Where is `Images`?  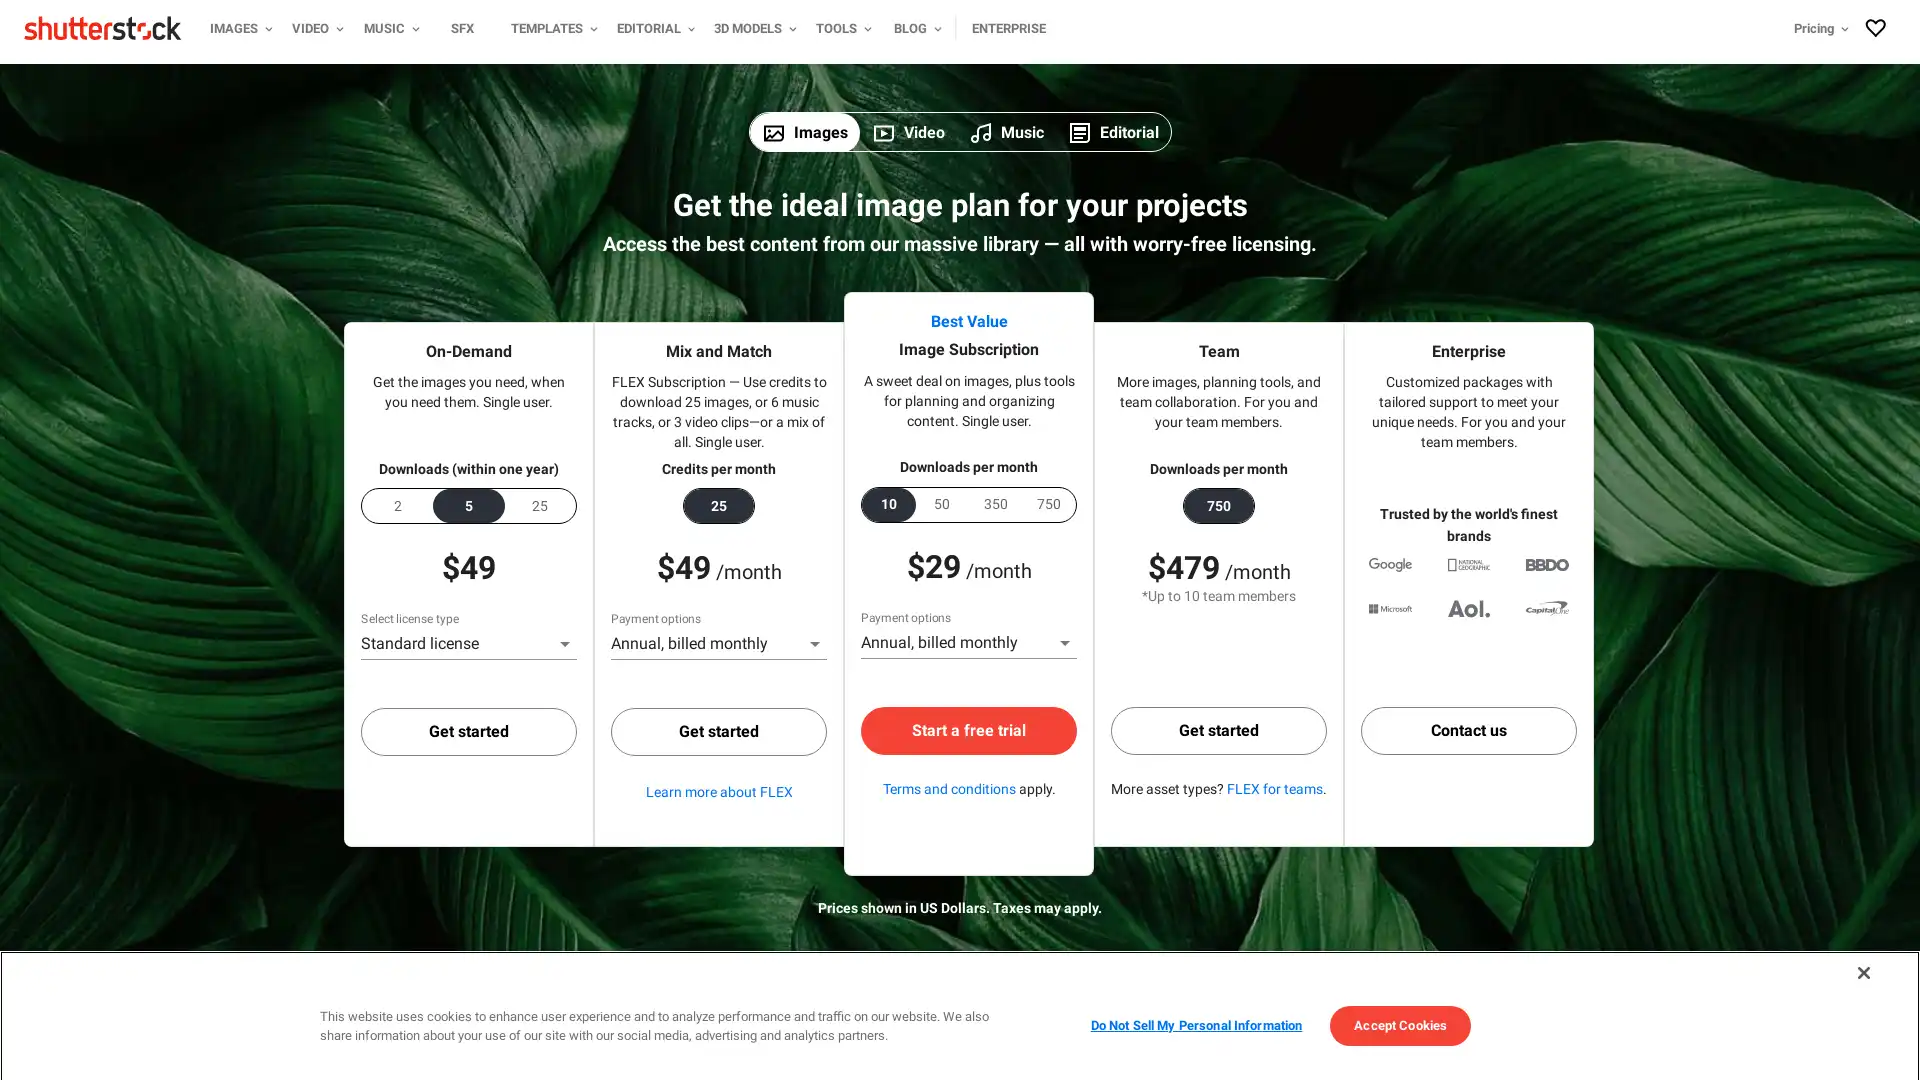 Images is located at coordinates (238, 27).